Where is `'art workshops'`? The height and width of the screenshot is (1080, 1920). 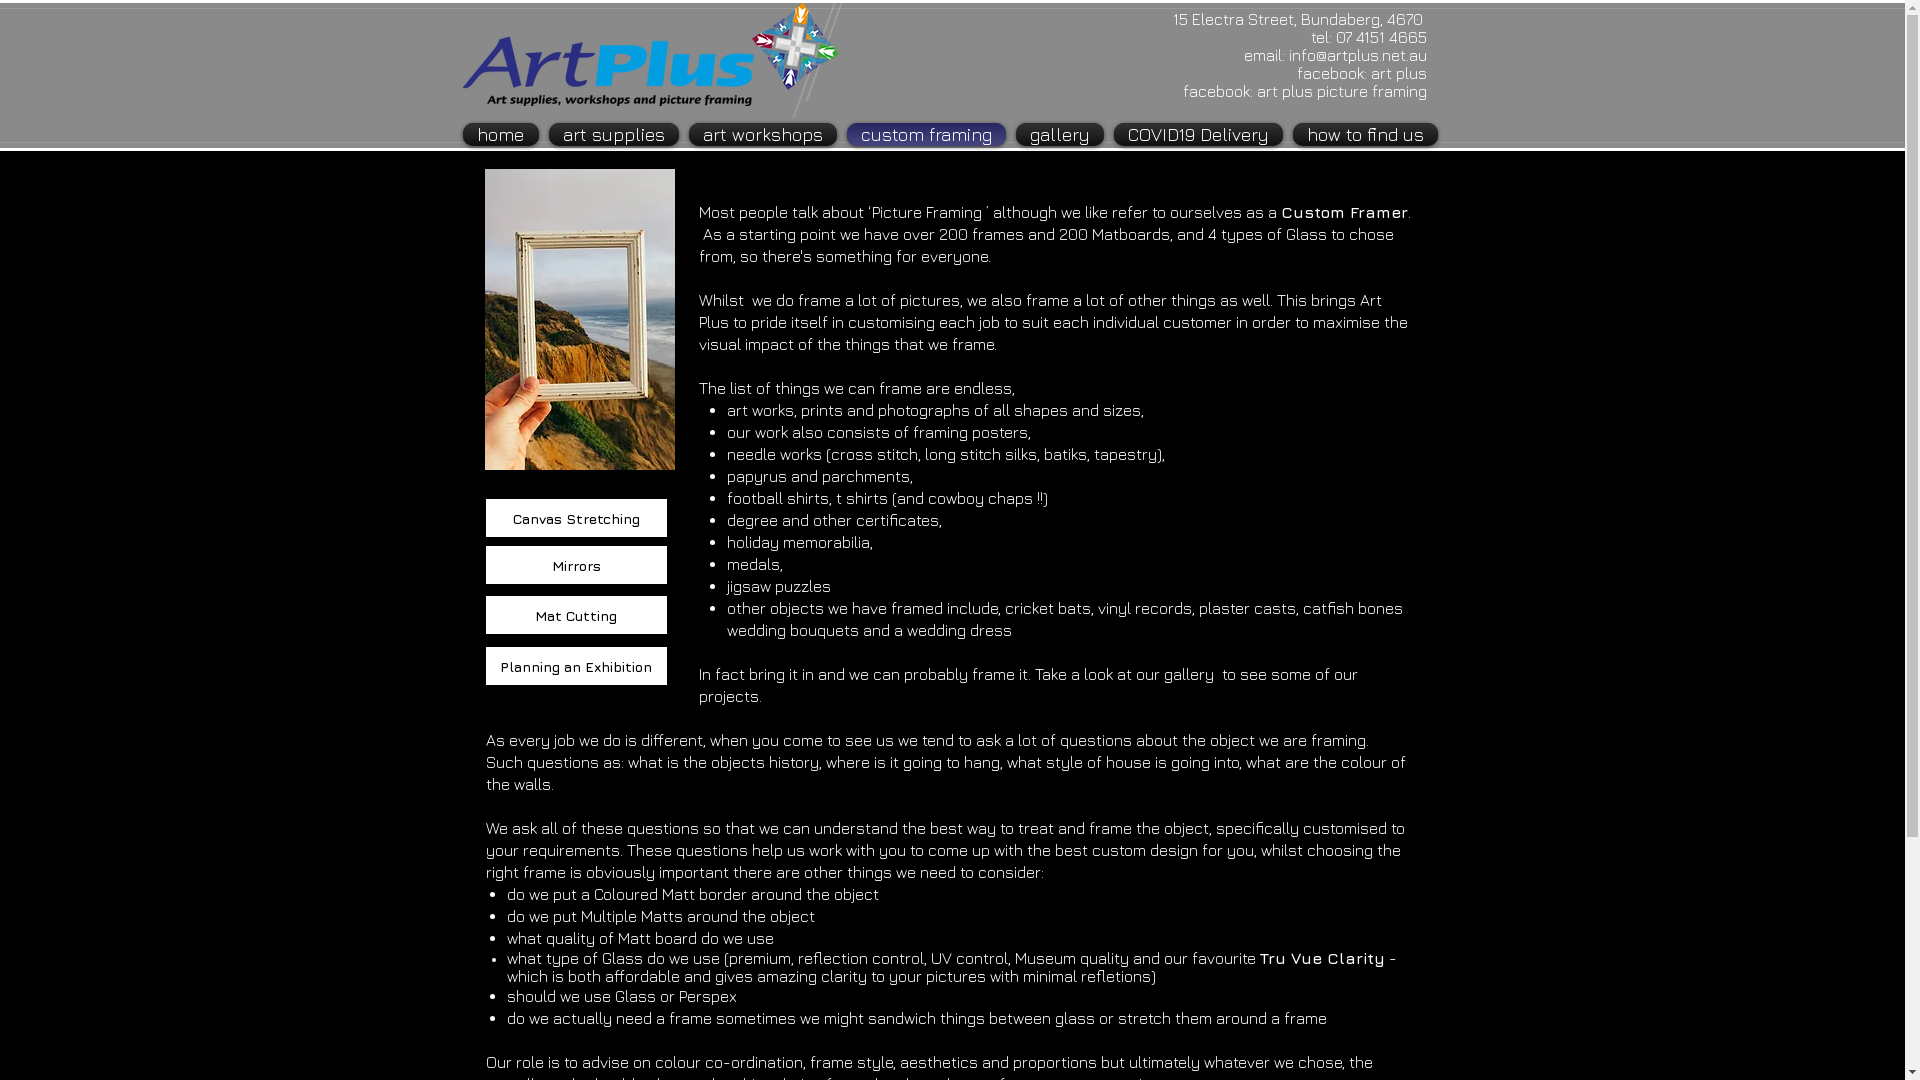 'art workshops' is located at coordinates (684, 134).